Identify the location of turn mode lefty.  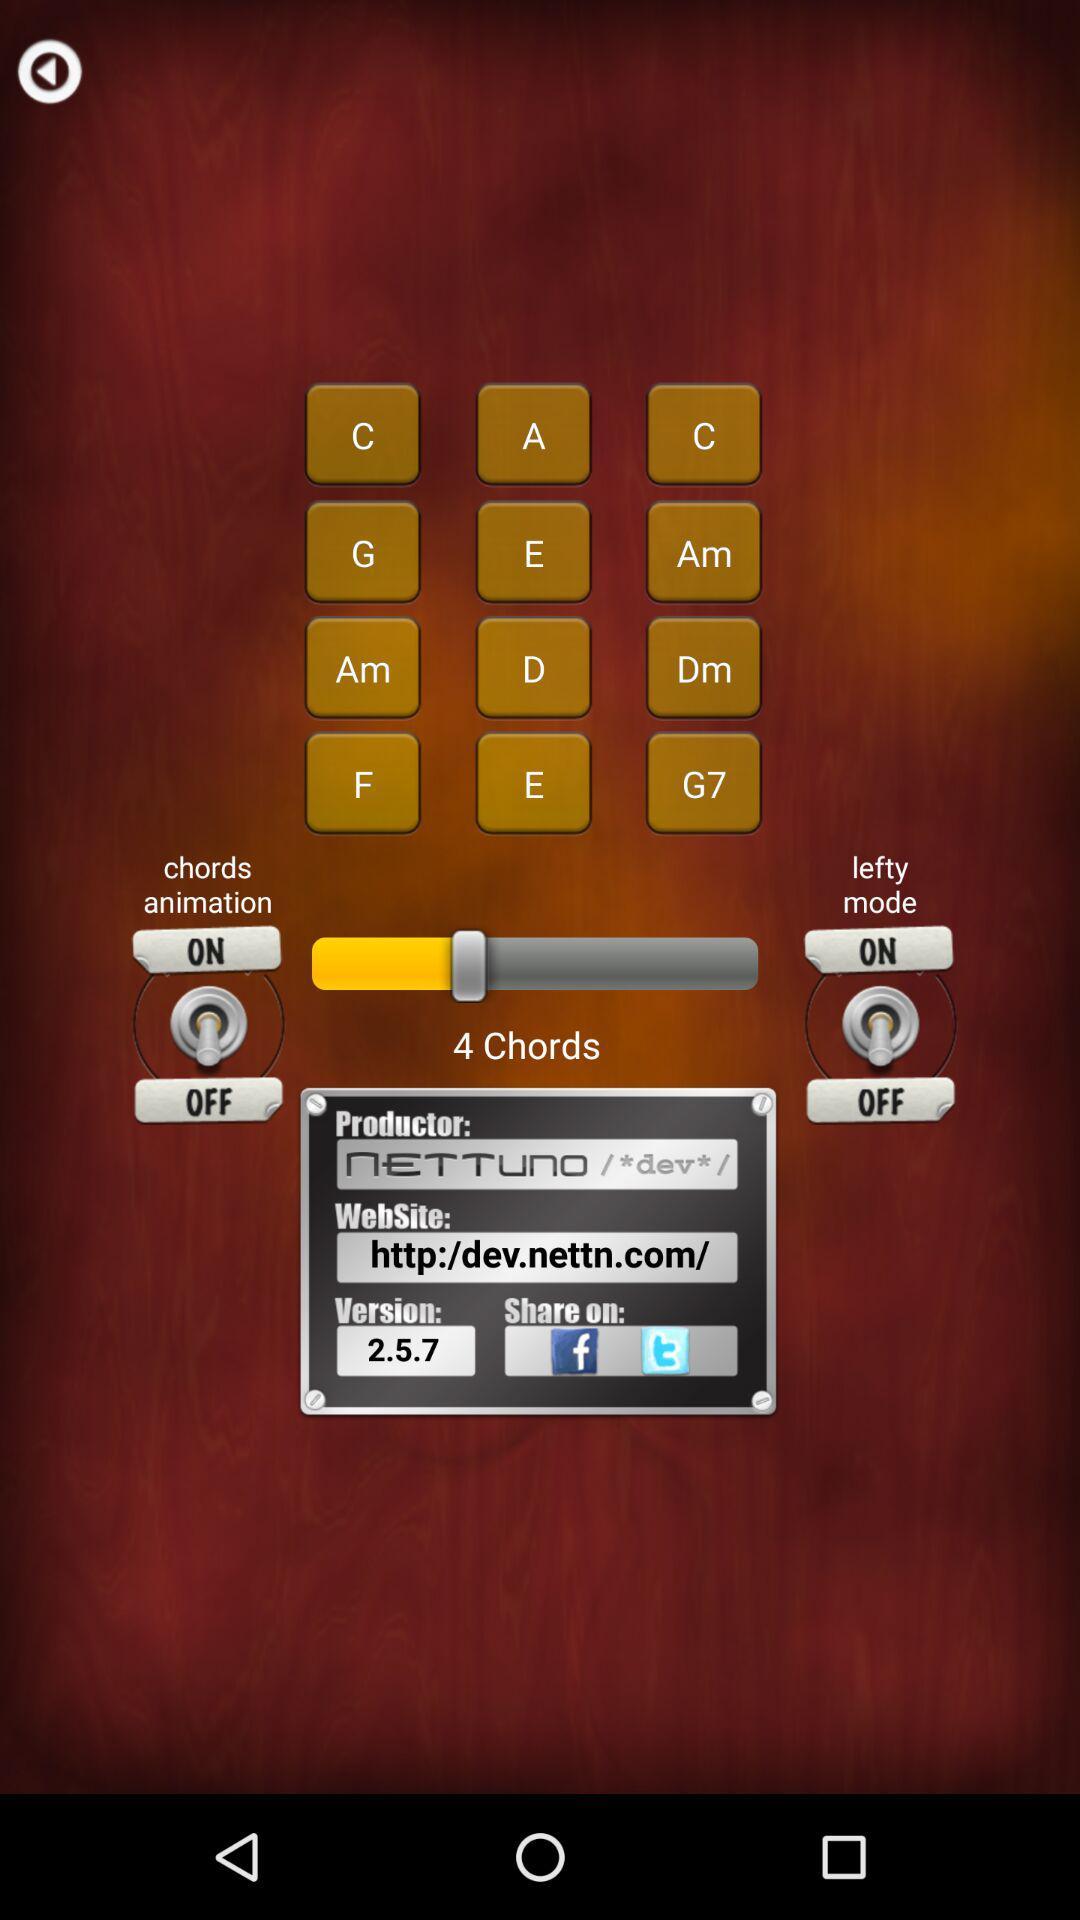
(879, 1025).